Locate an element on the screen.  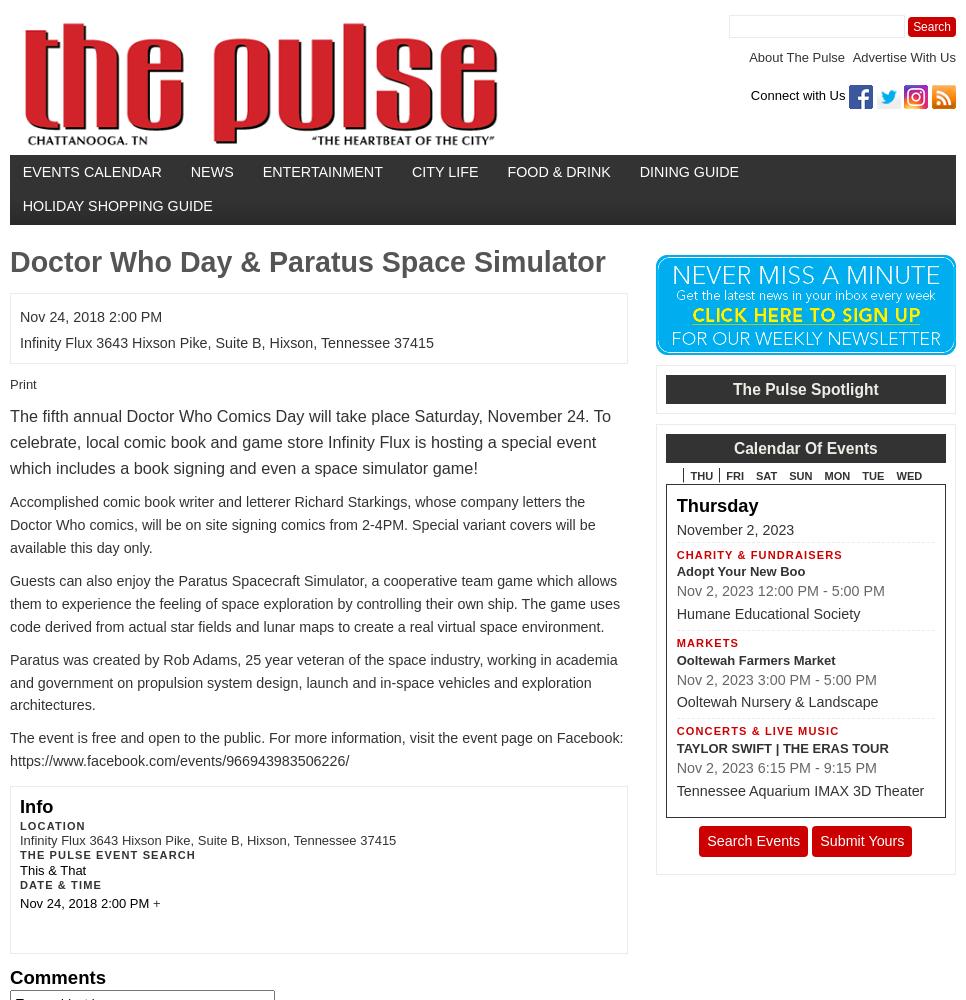
'Advertise With Us' is located at coordinates (902, 57).